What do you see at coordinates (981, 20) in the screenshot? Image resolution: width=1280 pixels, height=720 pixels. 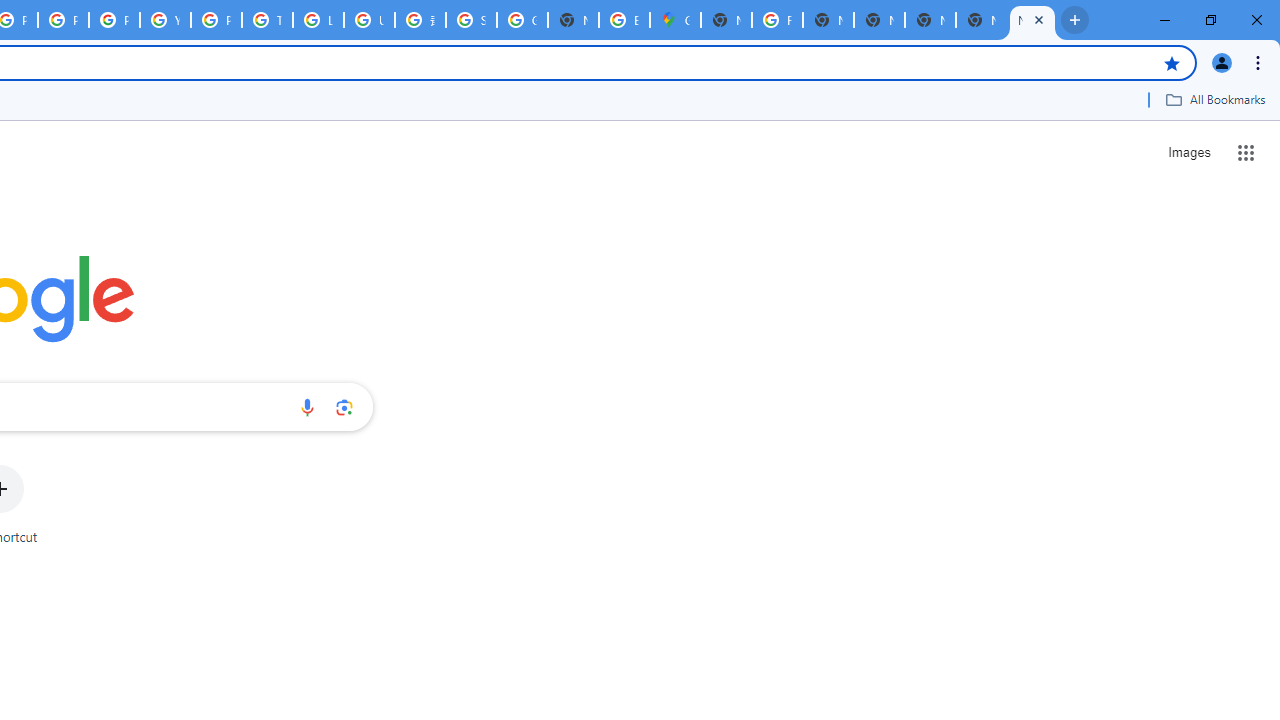 I see `'New Tab'` at bounding box center [981, 20].